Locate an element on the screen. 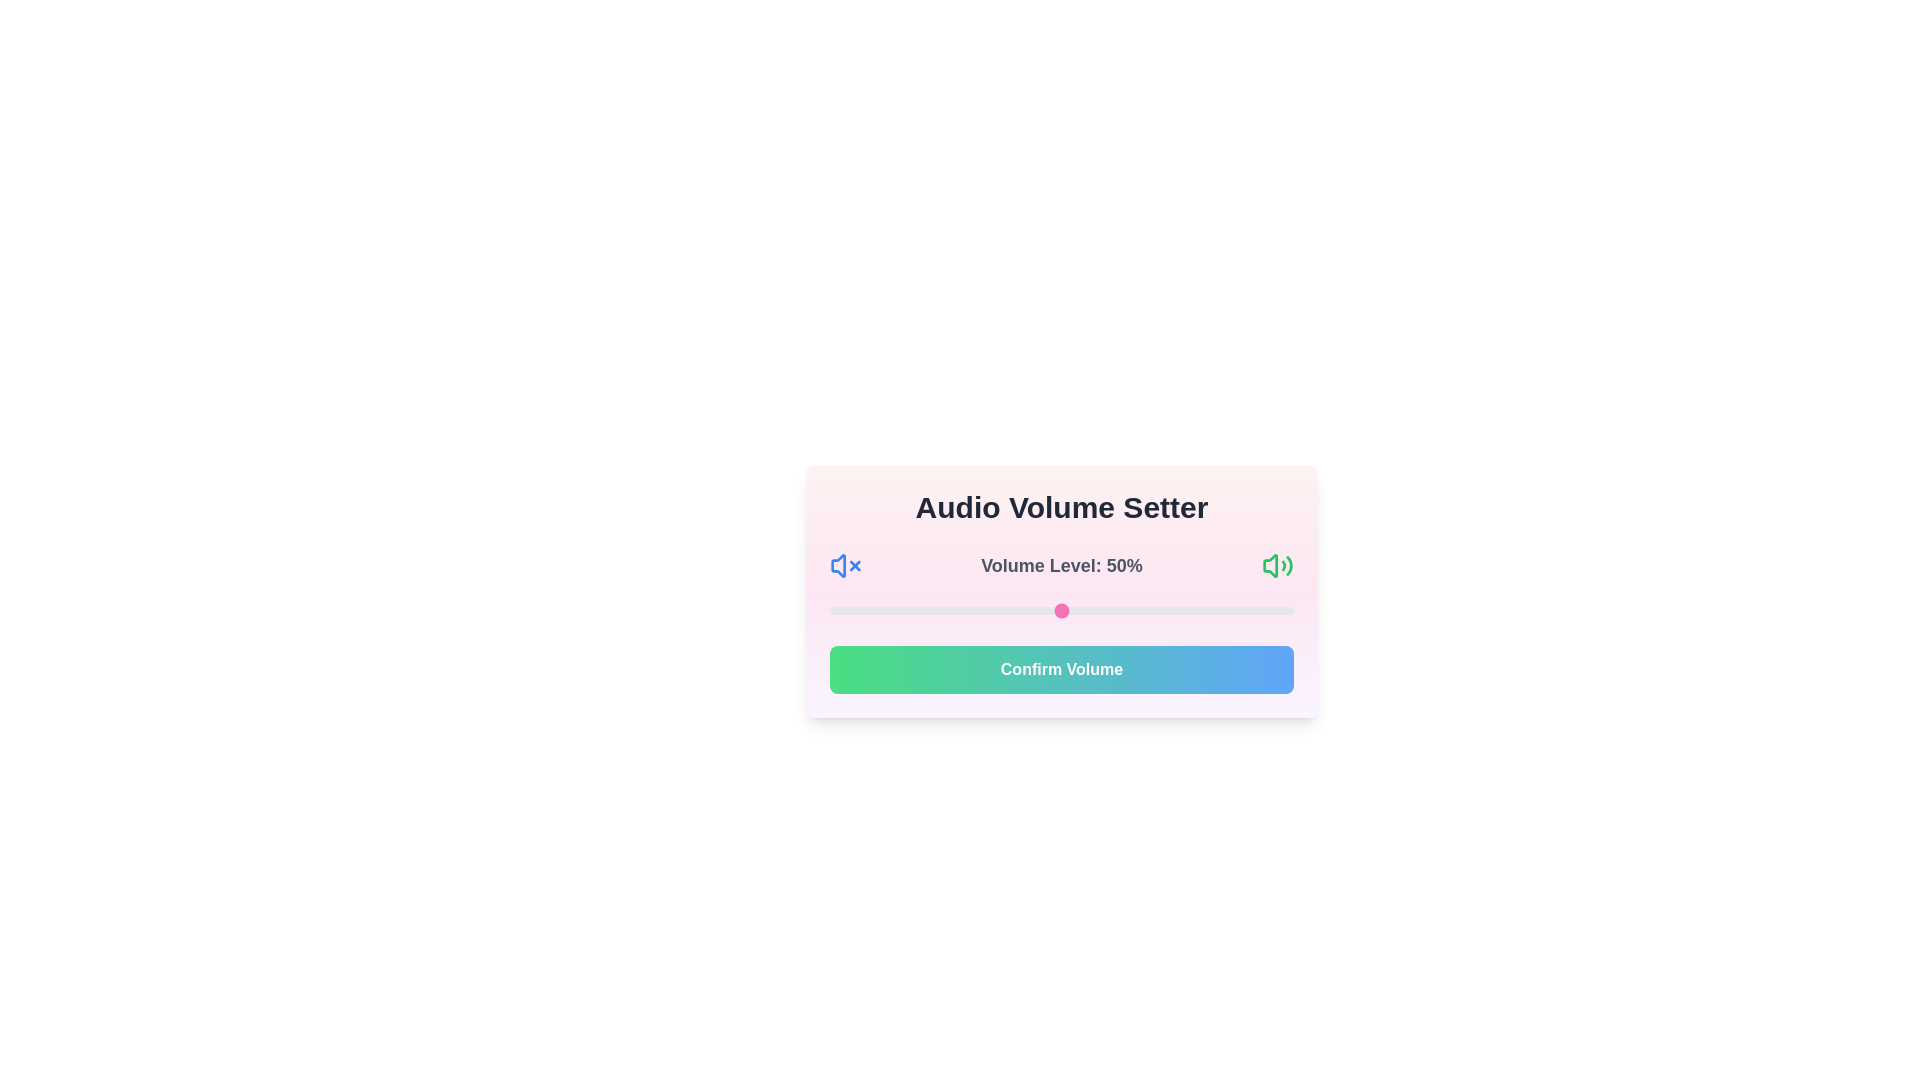 This screenshot has height=1080, width=1920. the volume is located at coordinates (830, 609).